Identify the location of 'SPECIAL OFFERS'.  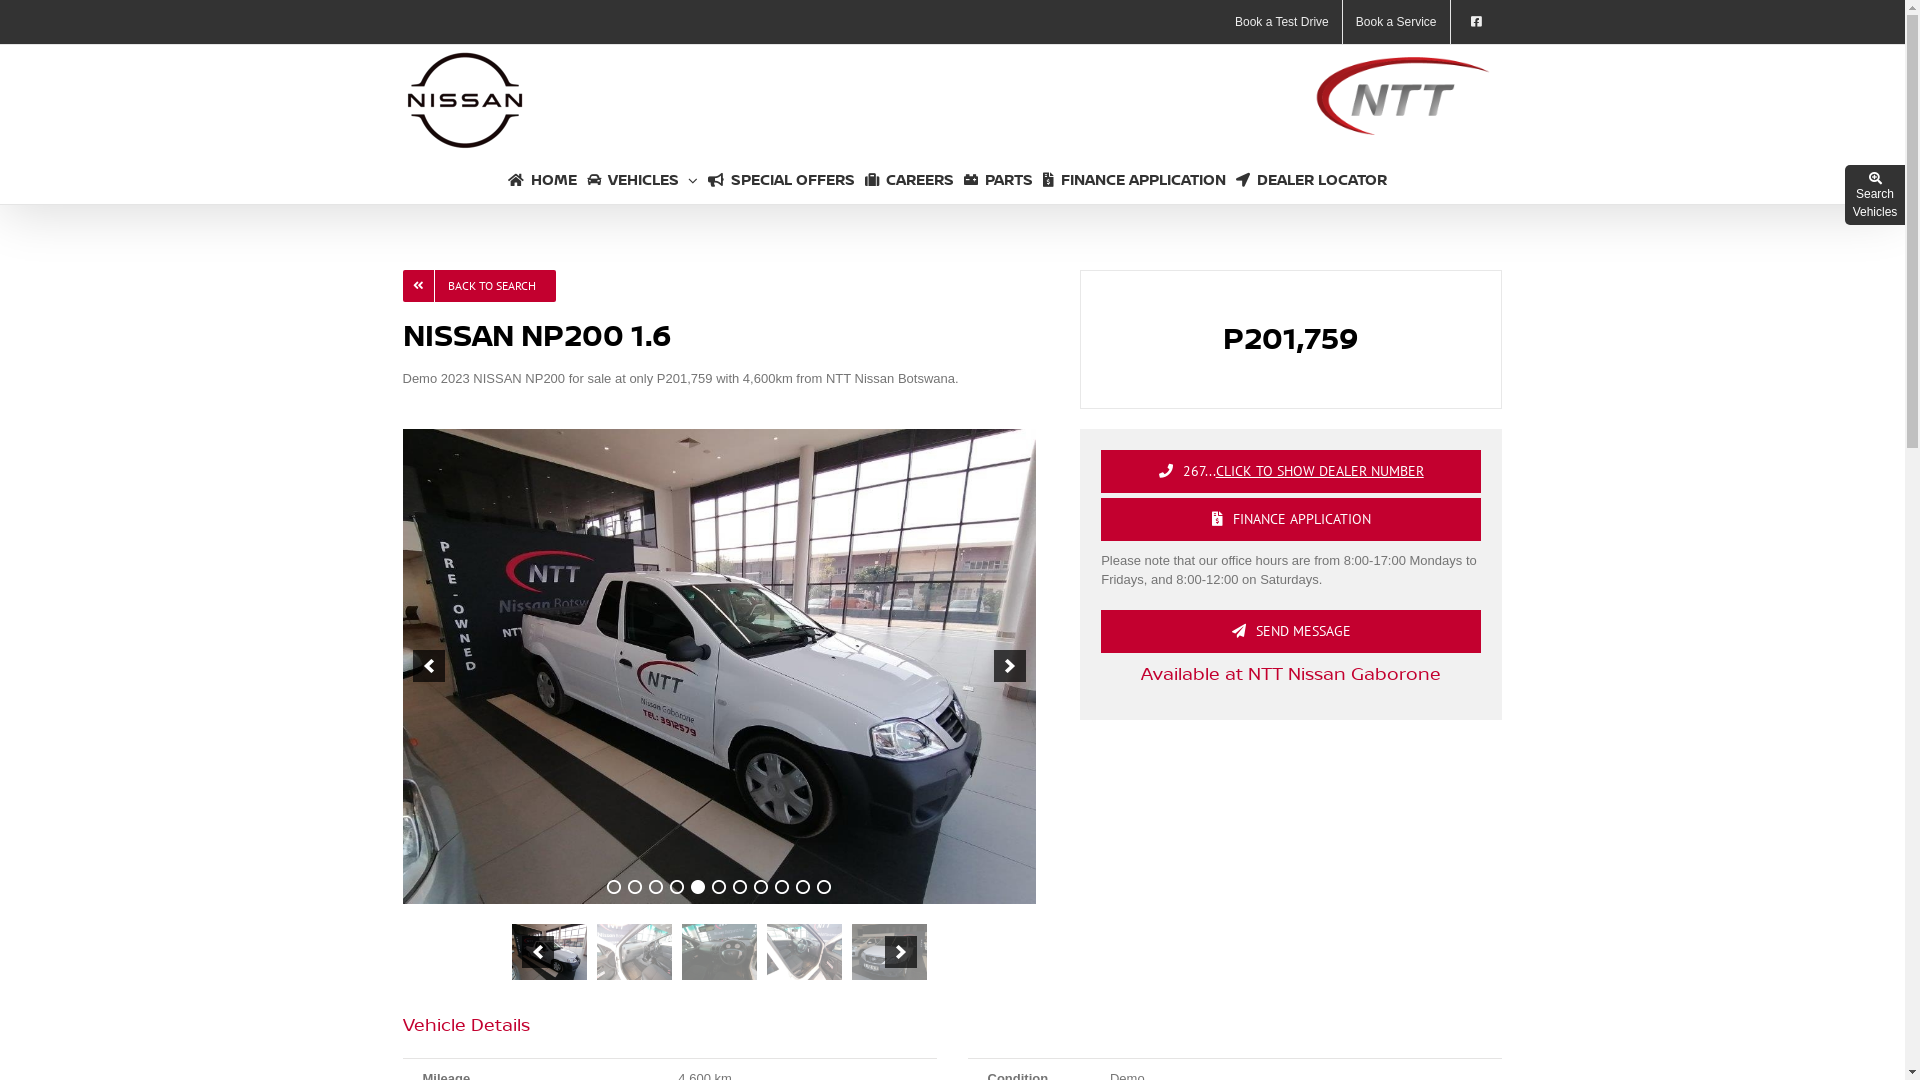
(708, 177).